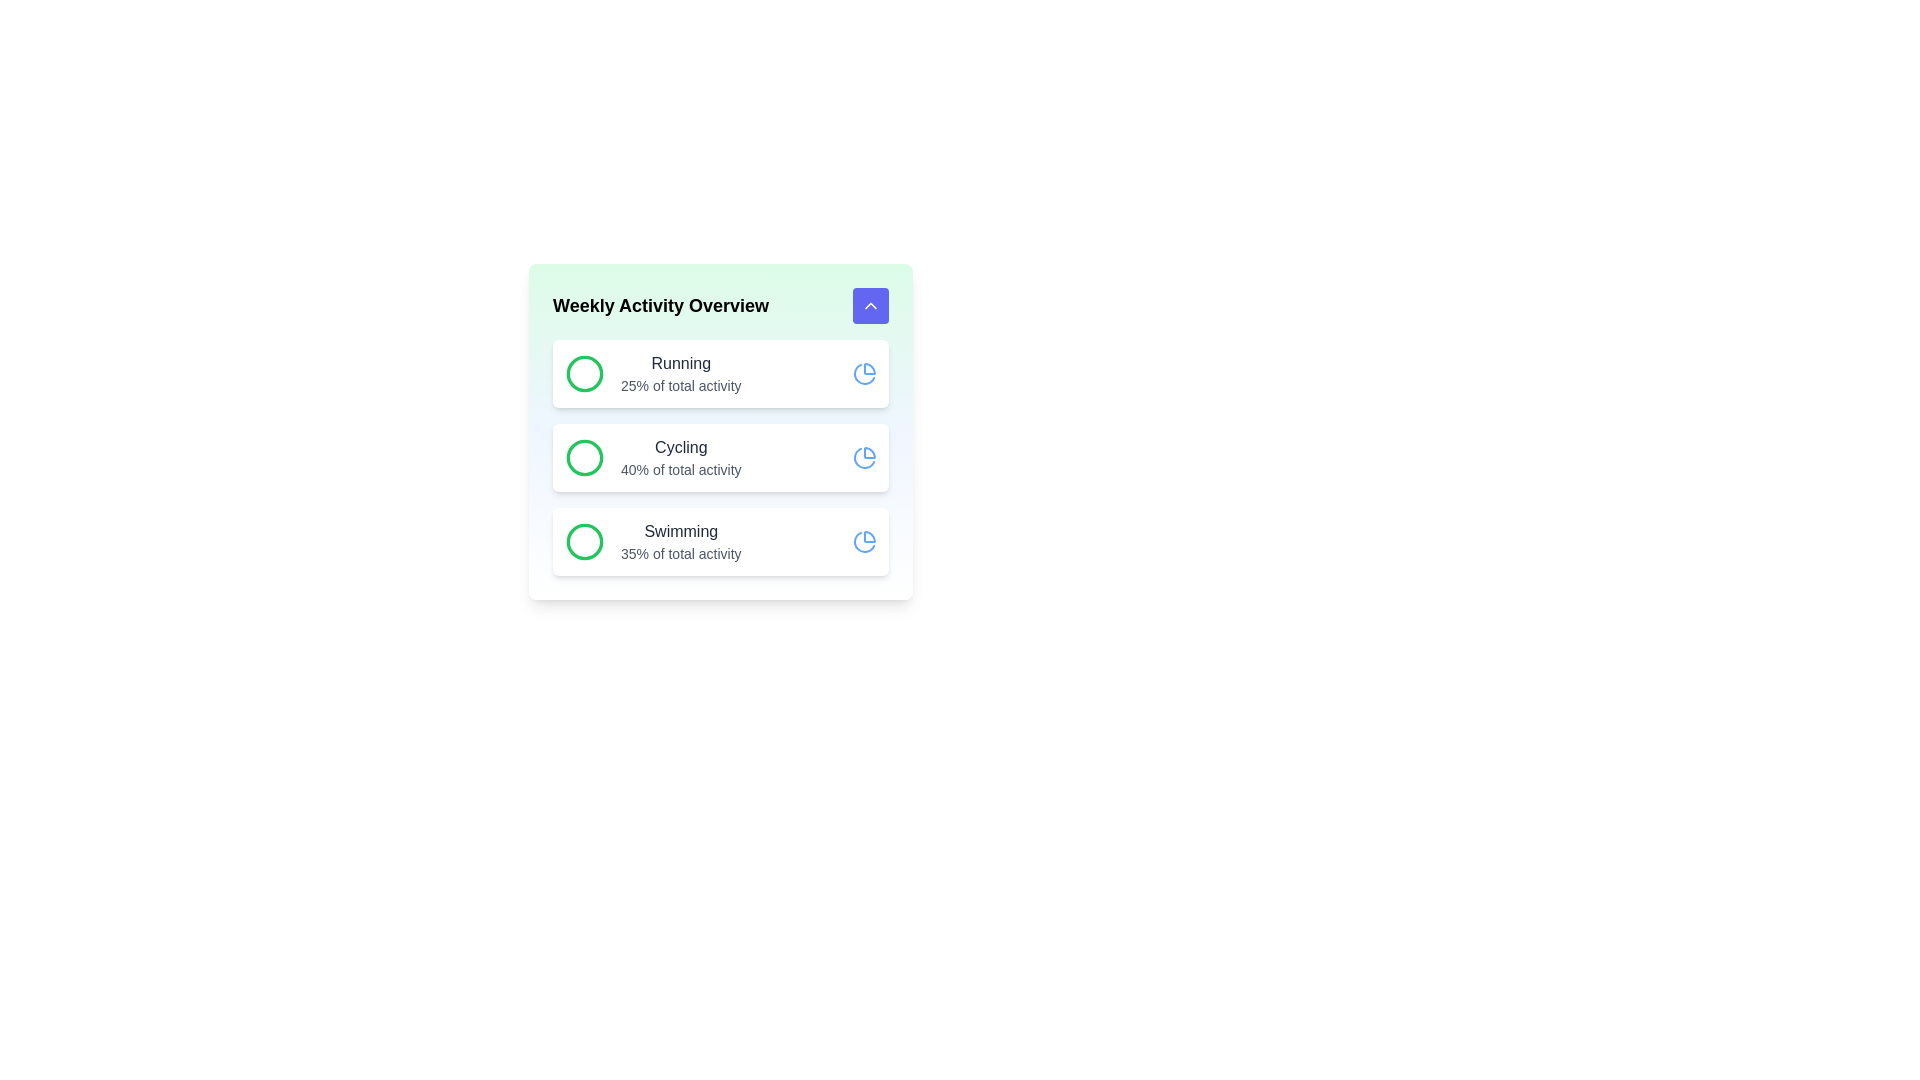  What do you see at coordinates (864, 374) in the screenshot?
I see `the light blue circular icon with a pie chart symbol located at the top-right corner of the 'Running' activity card` at bounding box center [864, 374].